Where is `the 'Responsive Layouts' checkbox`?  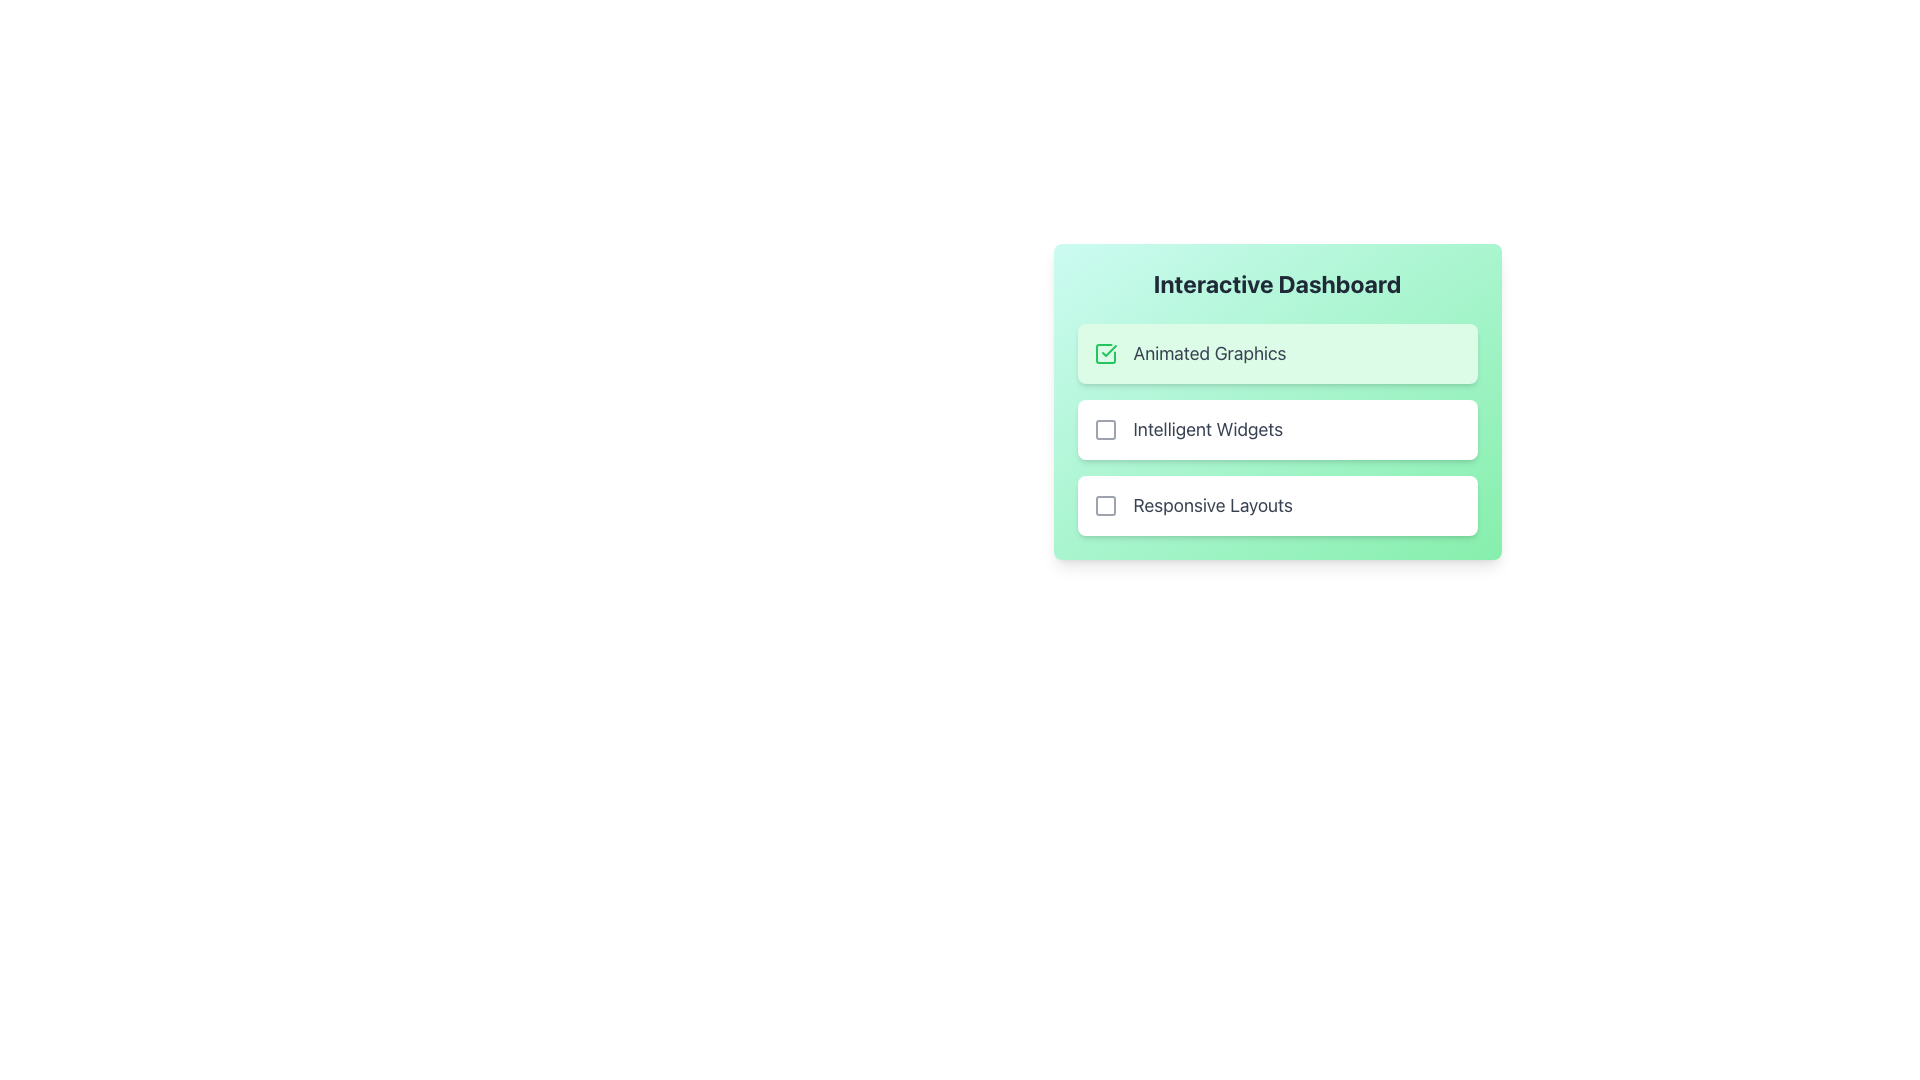 the 'Responsive Layouts' checkbox is located at coordinates (1276, 504).